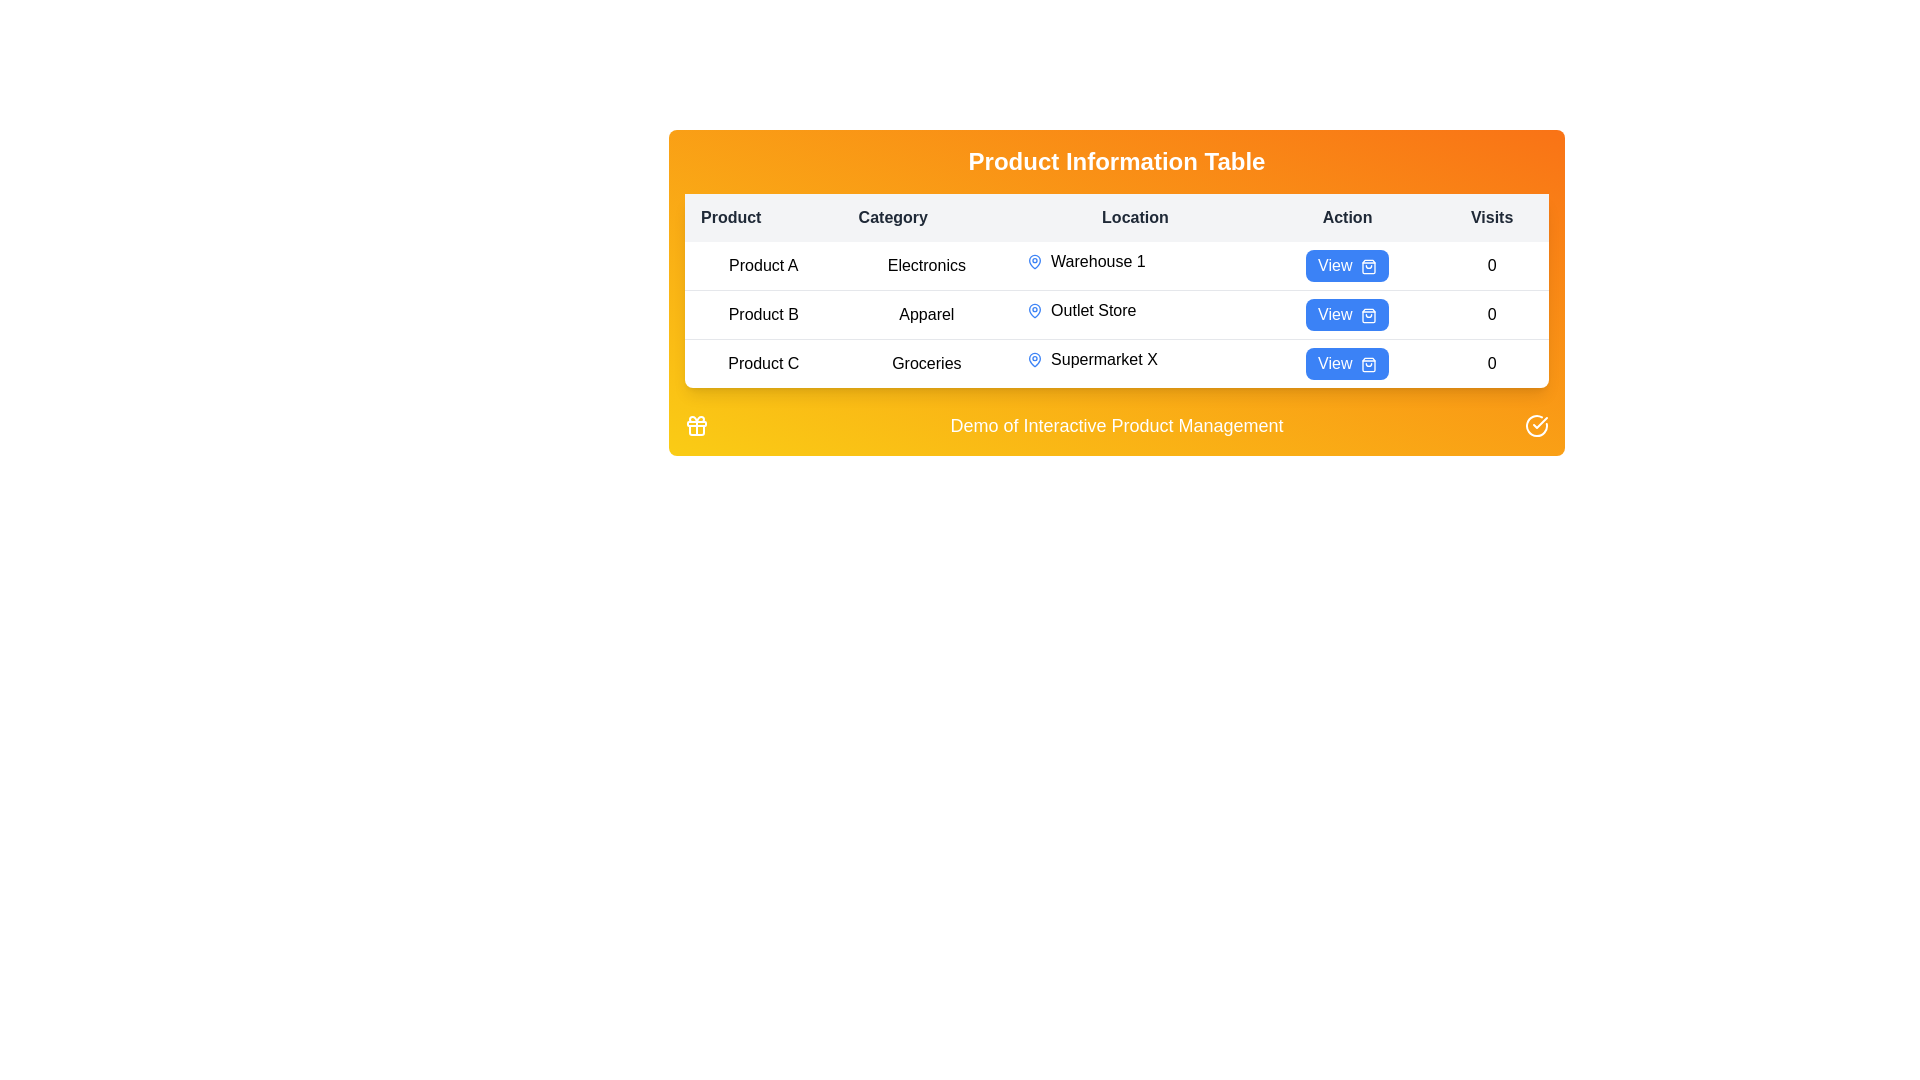  Describe the element at coordinates (1492, 363) in the screenshot. I see `the Text Label indicating the count or value for 'Visits' related to 'Product C', positioned at the far-right of the 'Visits' column in the 'Product Information Table'` at that location.